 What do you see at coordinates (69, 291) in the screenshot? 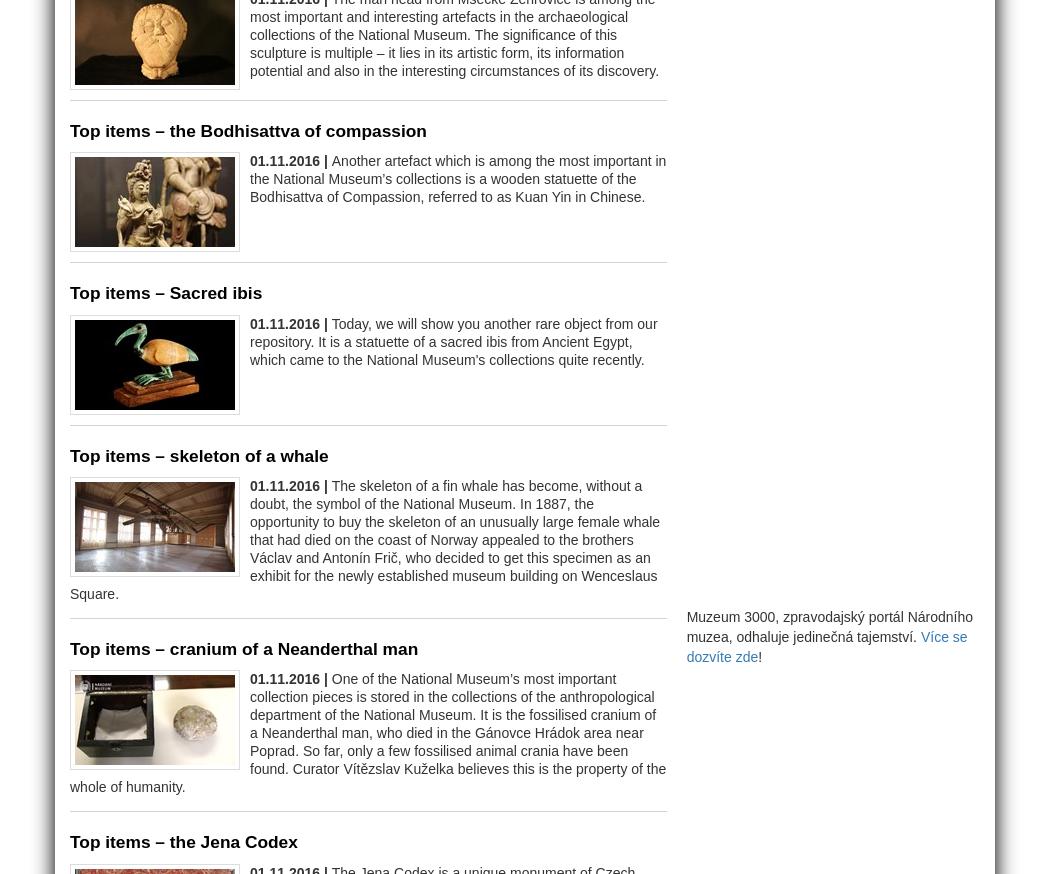
I see `'Top items – Sacred ibis'` at bounding box center [69, 291].